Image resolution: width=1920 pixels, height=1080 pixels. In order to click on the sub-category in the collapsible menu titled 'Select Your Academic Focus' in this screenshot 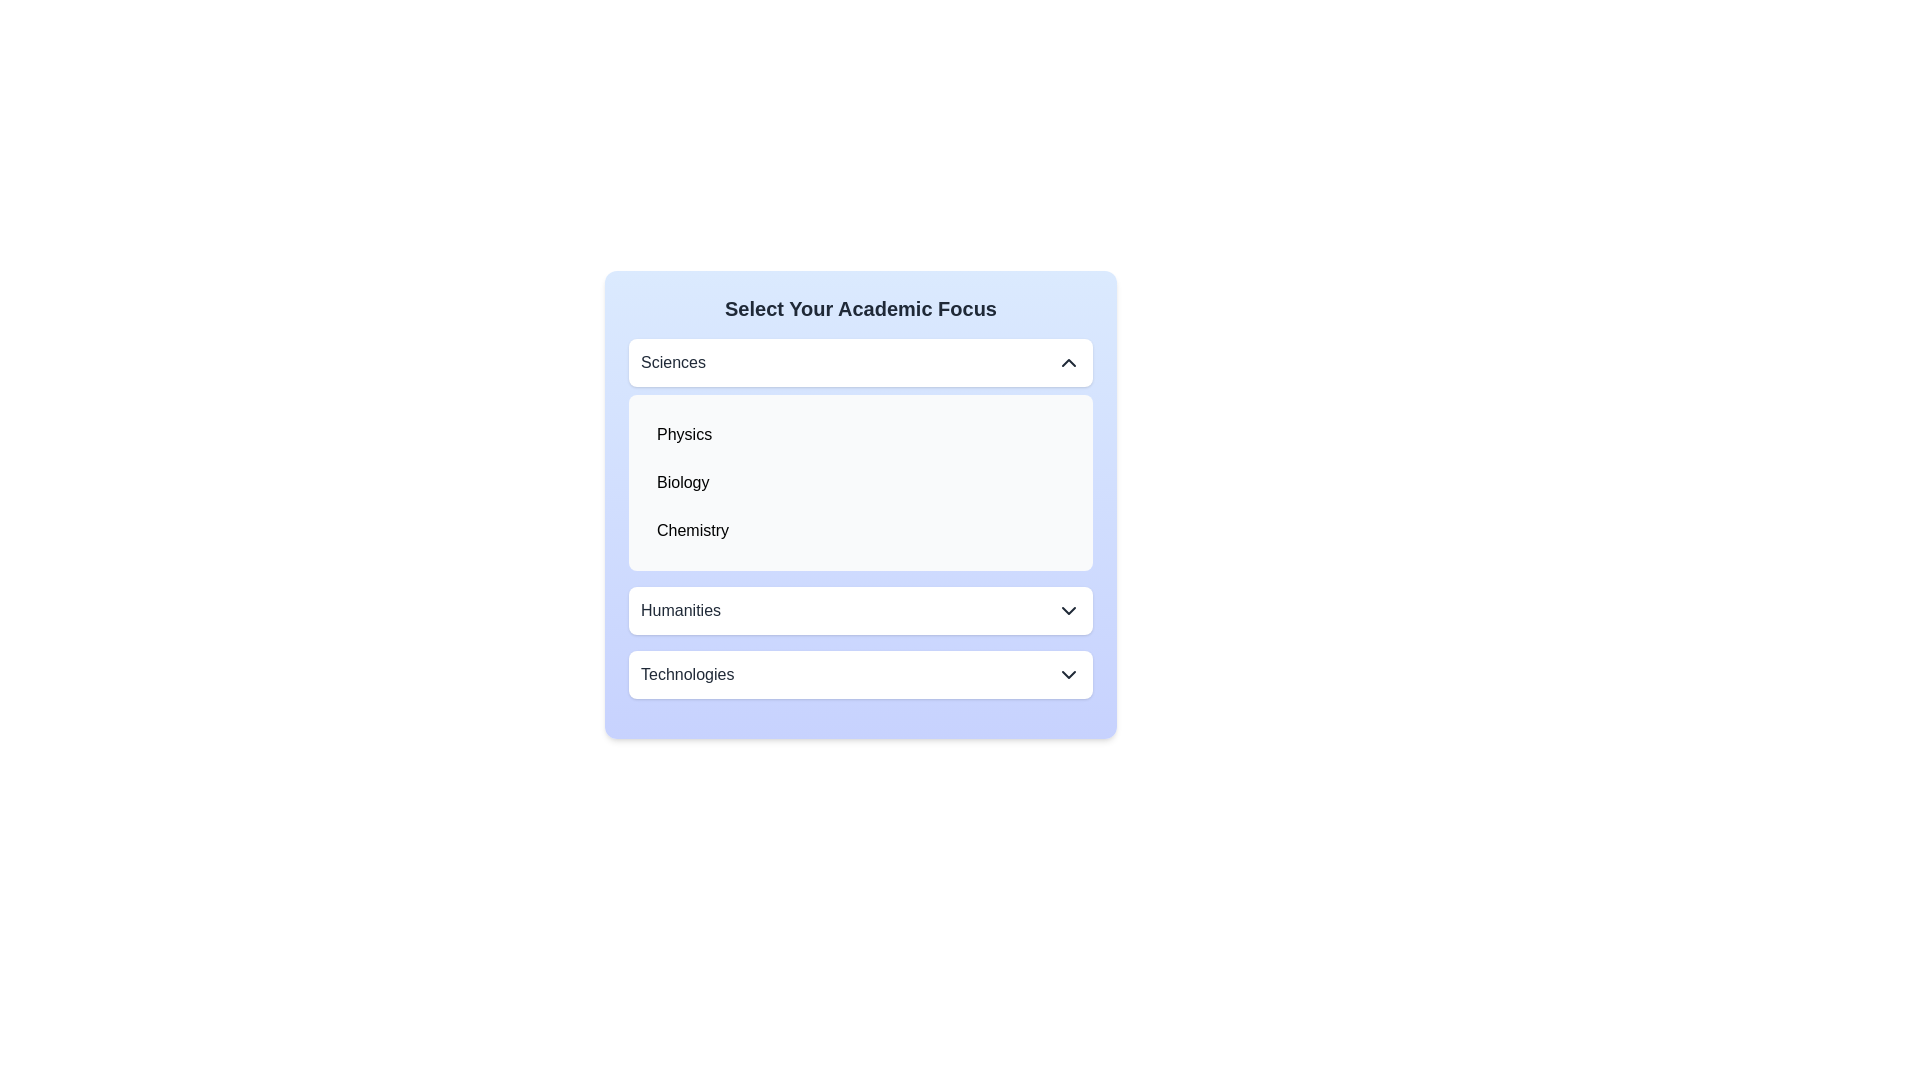, I will do `click(860, 504)`.